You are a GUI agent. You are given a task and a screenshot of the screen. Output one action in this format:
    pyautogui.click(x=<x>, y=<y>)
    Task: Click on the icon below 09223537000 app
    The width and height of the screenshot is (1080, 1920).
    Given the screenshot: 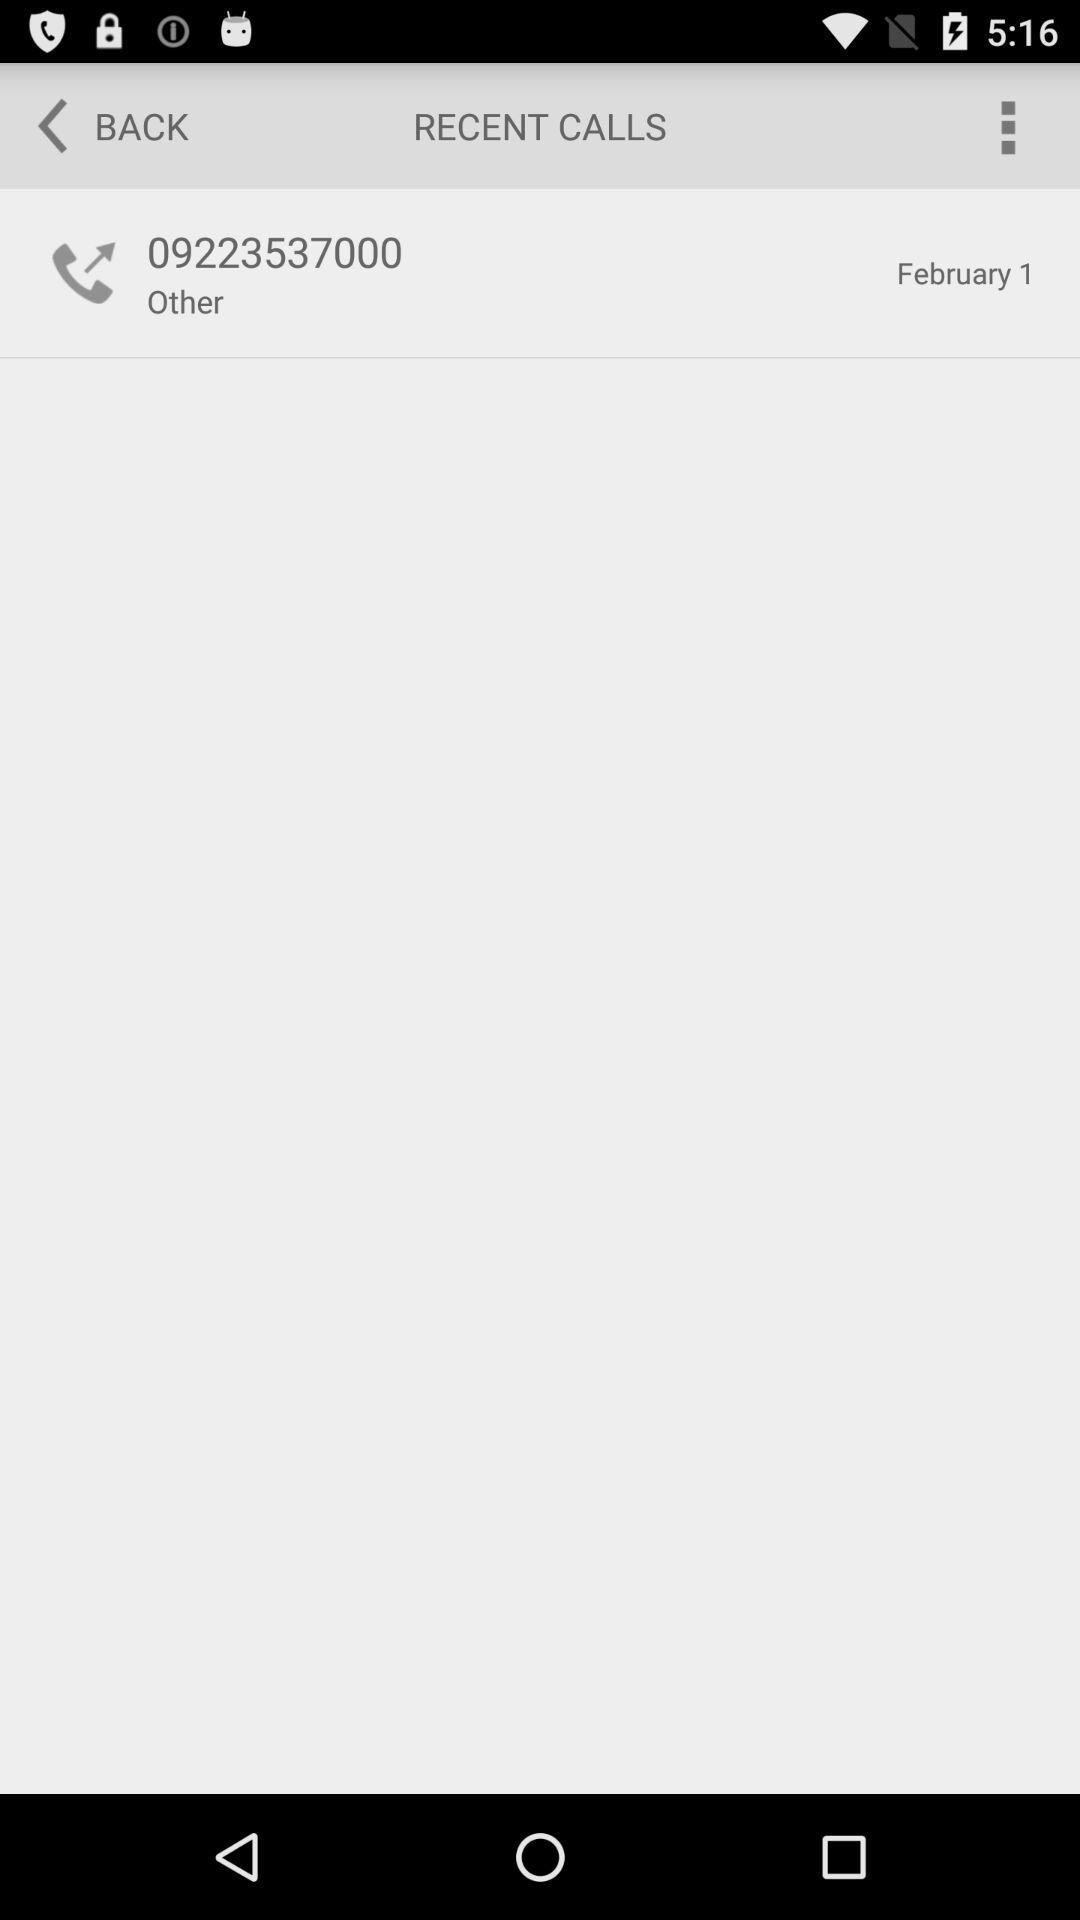 What is the action you would take?
    pyautogui.click(x=185, y=300)
    